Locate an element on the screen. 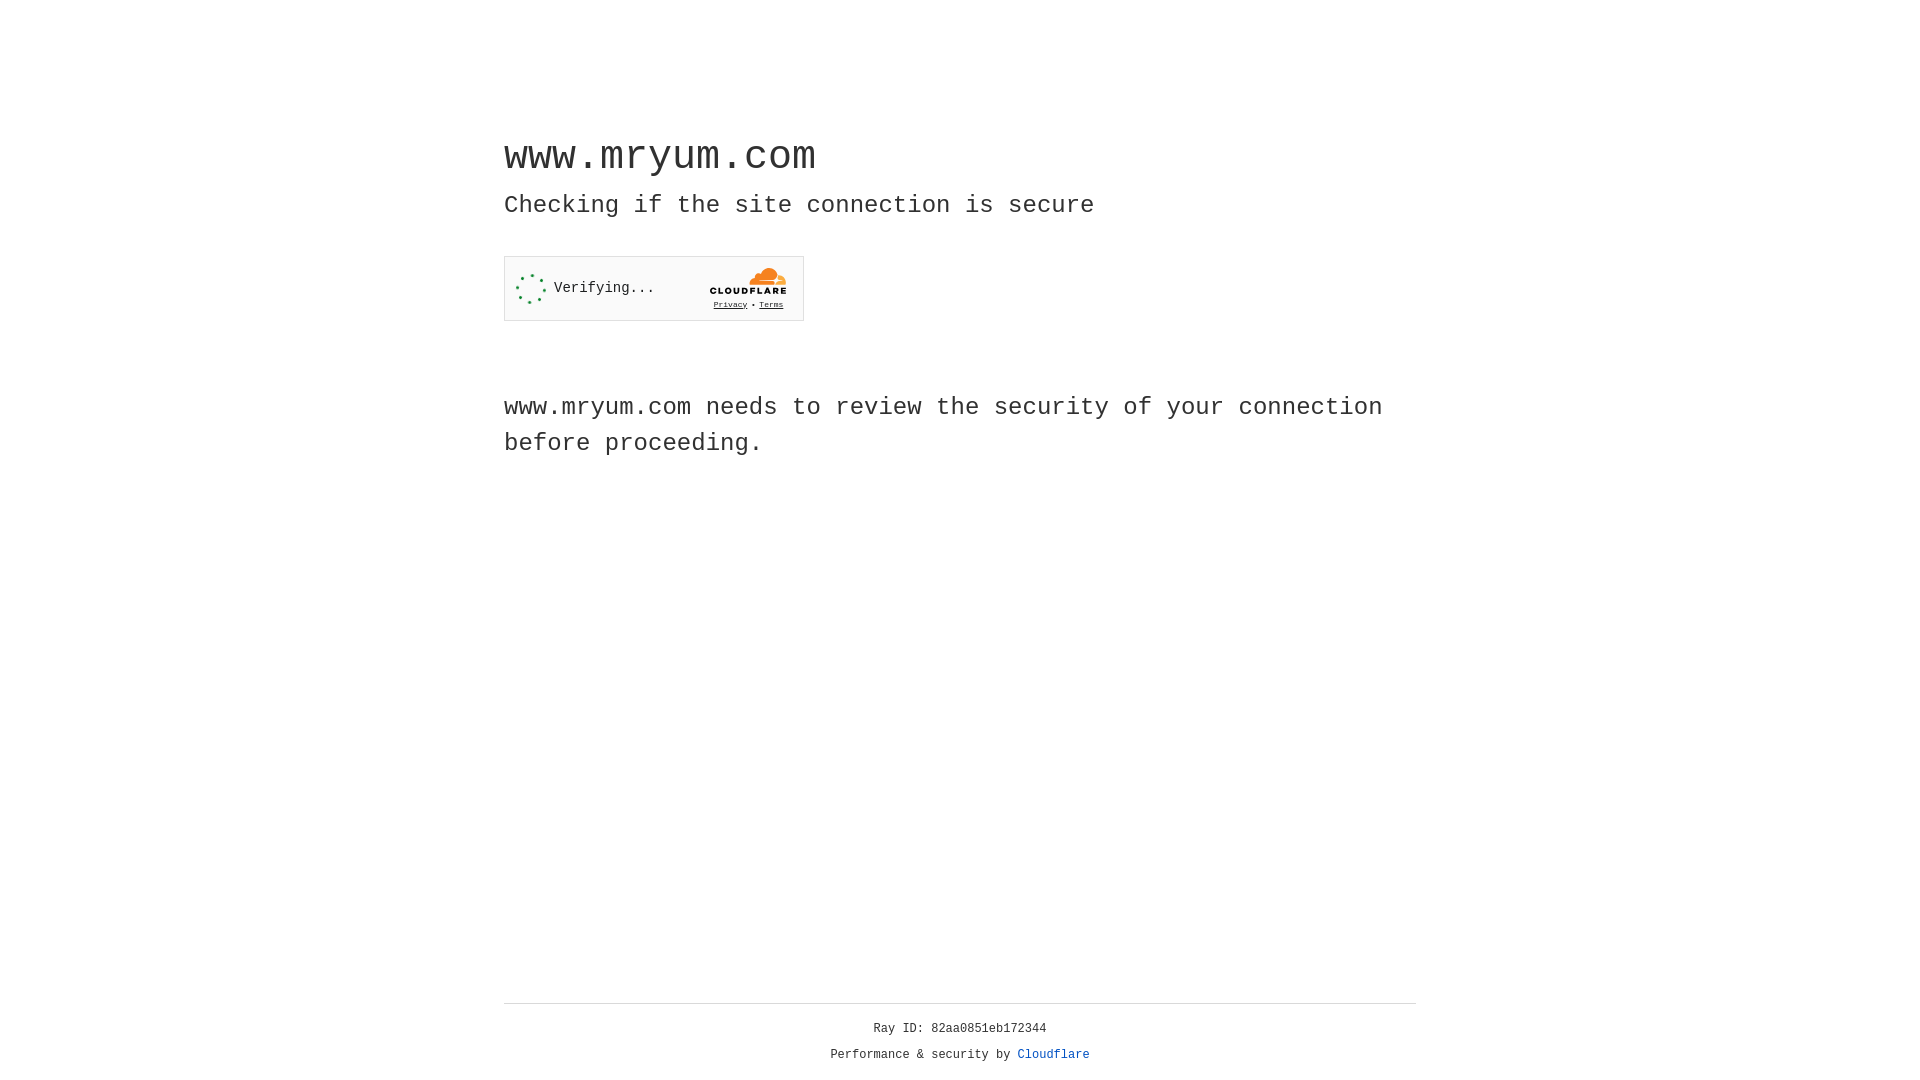 This screenshot has width=1920, height=1080. 'Cloudflare' is located at coordinates (1053, 1054).